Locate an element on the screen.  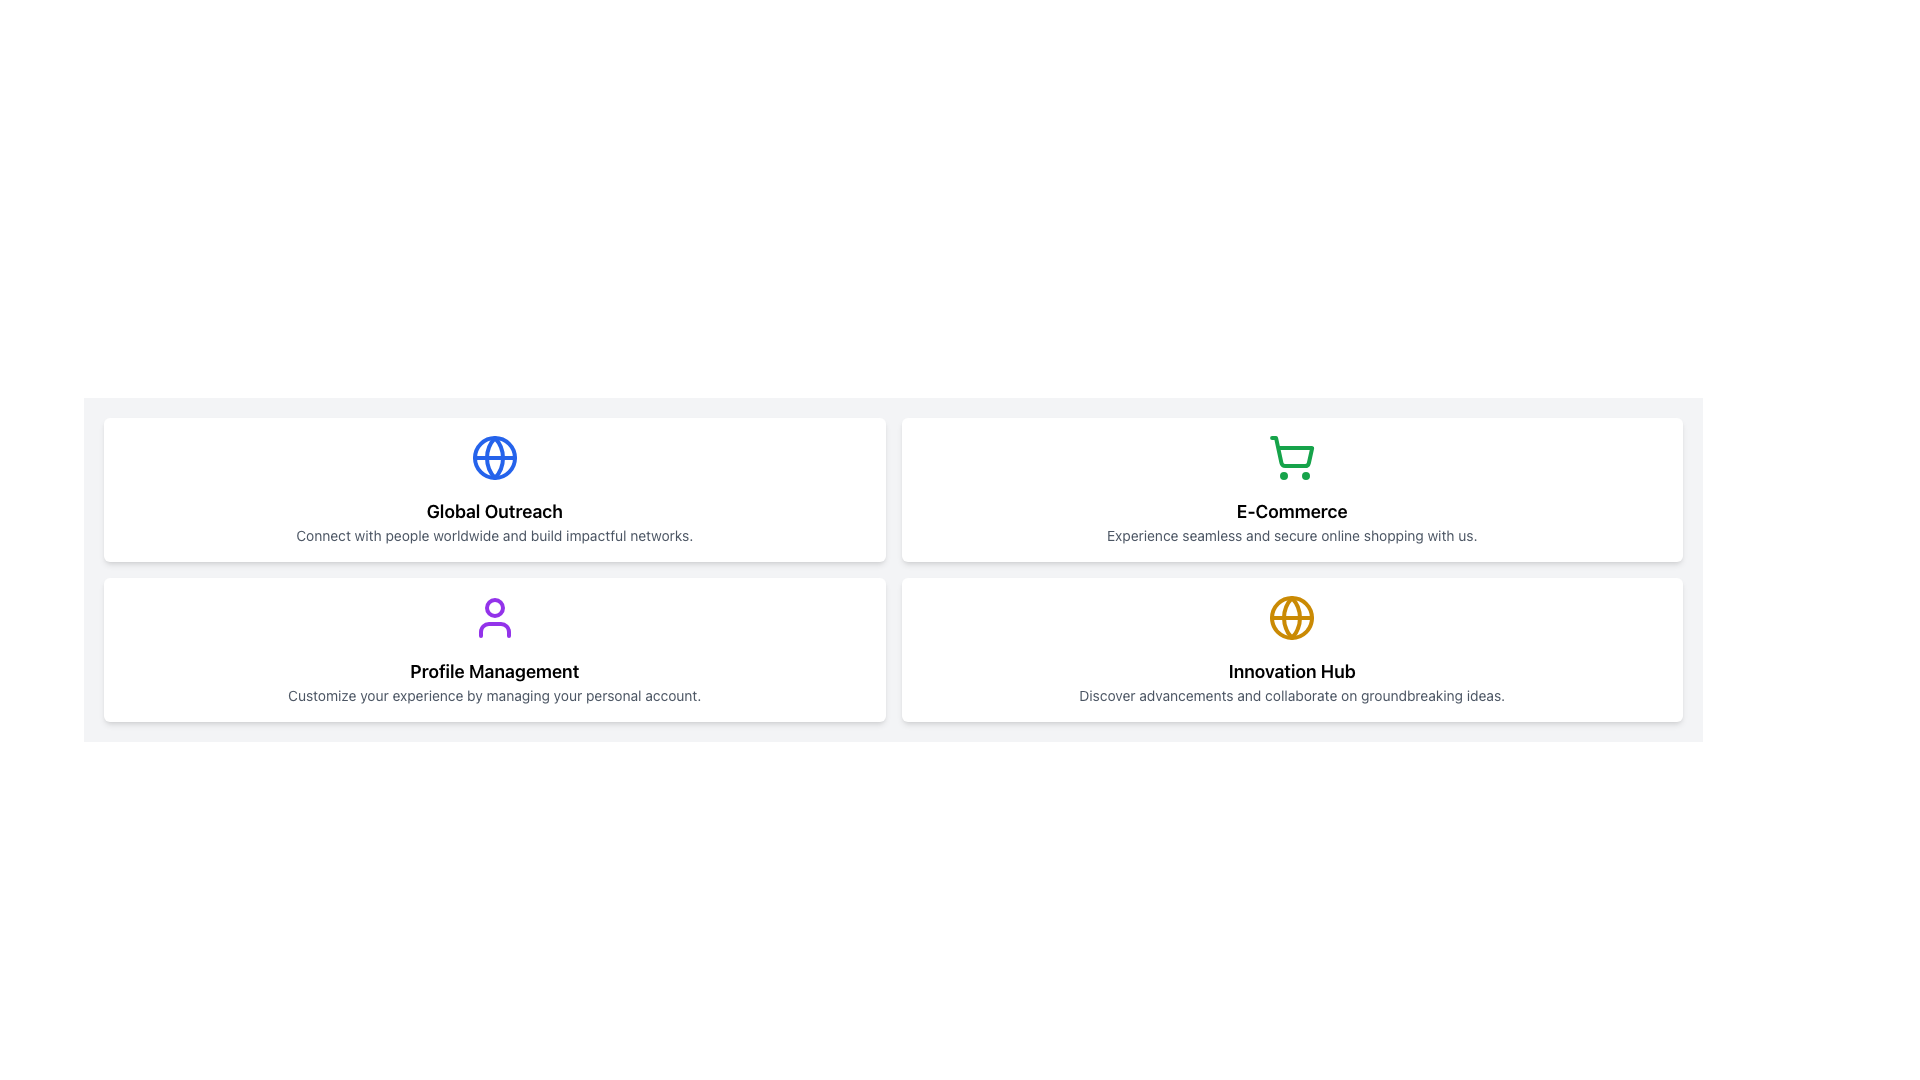
text element displaying the phrase 'Experience seamless and secure online shopping with us.' which is styled in a small-sized gray font, located below the heading 'E-Commerce' in the top right card of the interface is located at coordinates (1292, 535).